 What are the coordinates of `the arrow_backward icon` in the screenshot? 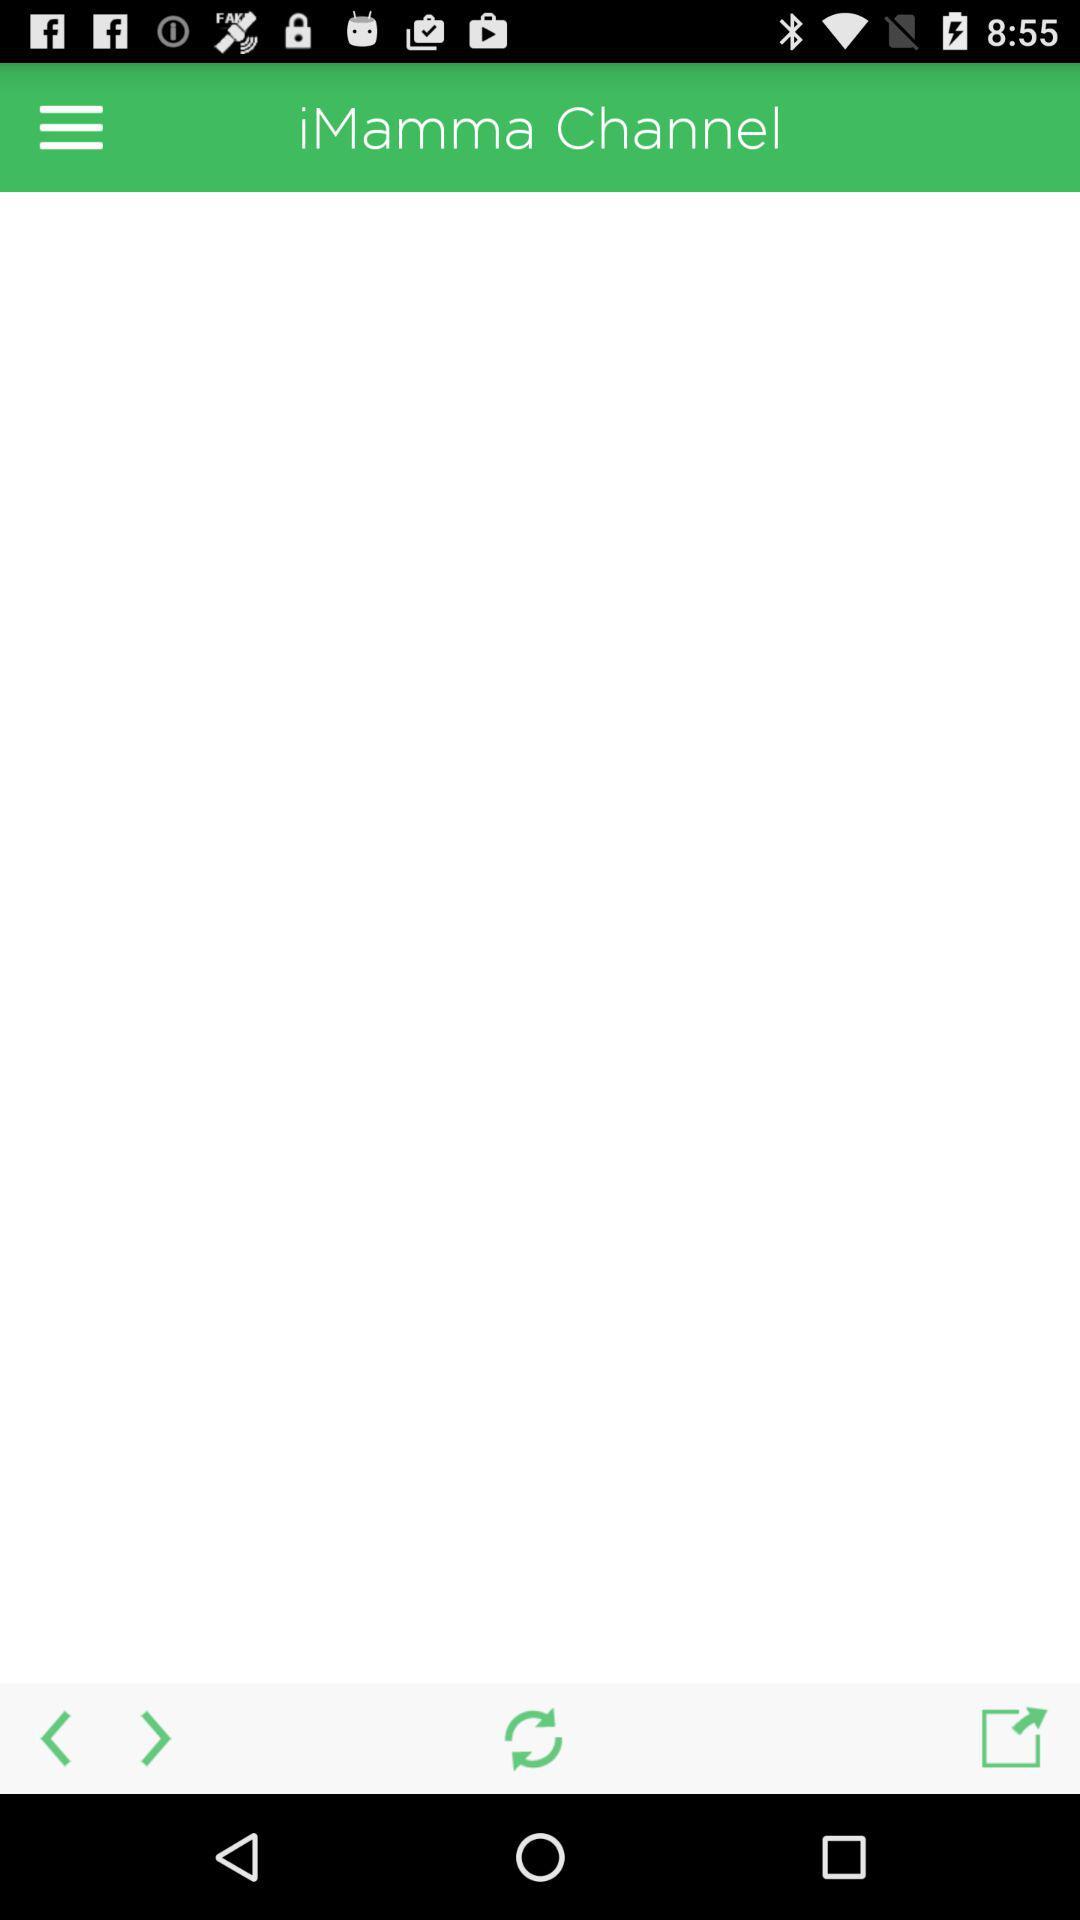 It's located at (51, 1859).